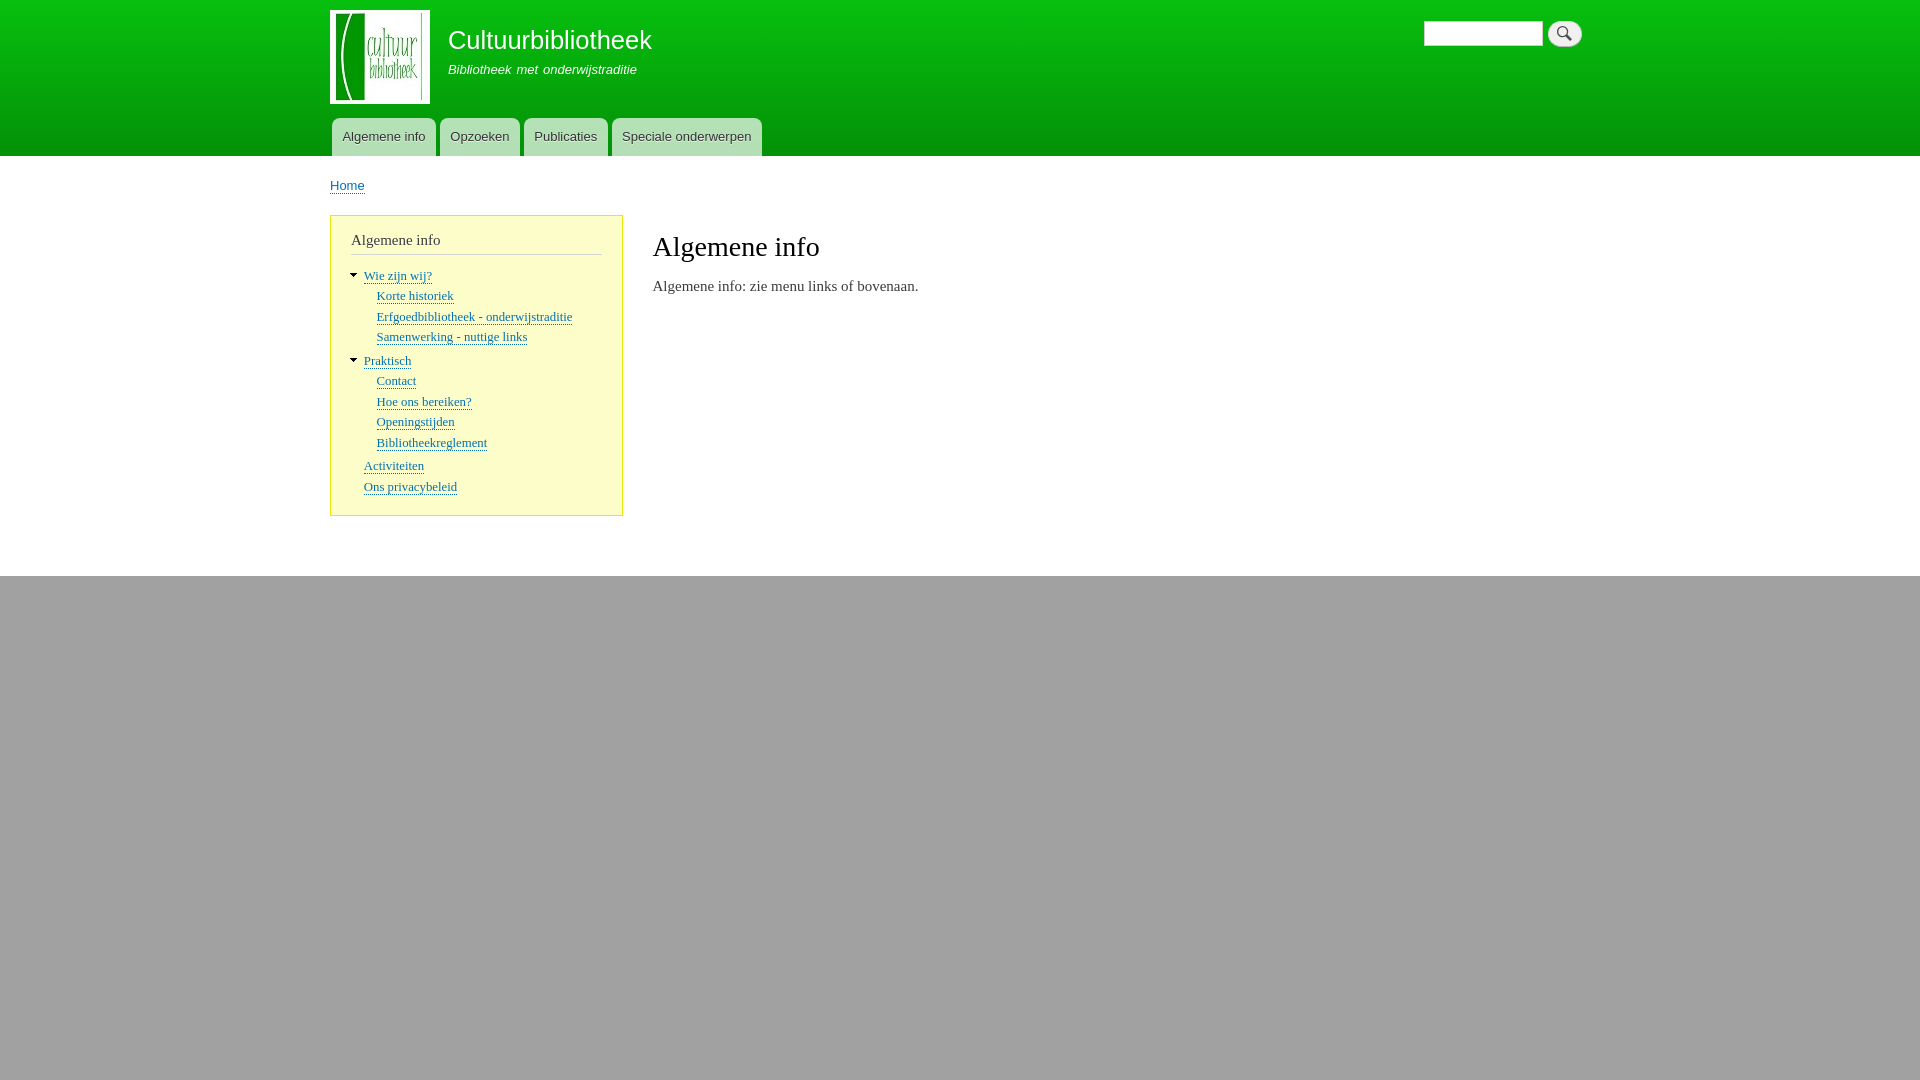 The image size is (1920, 1080). Describe the element at coordinates (1547, 34) in the screenshot. I see `'Zoeken'` at that location.